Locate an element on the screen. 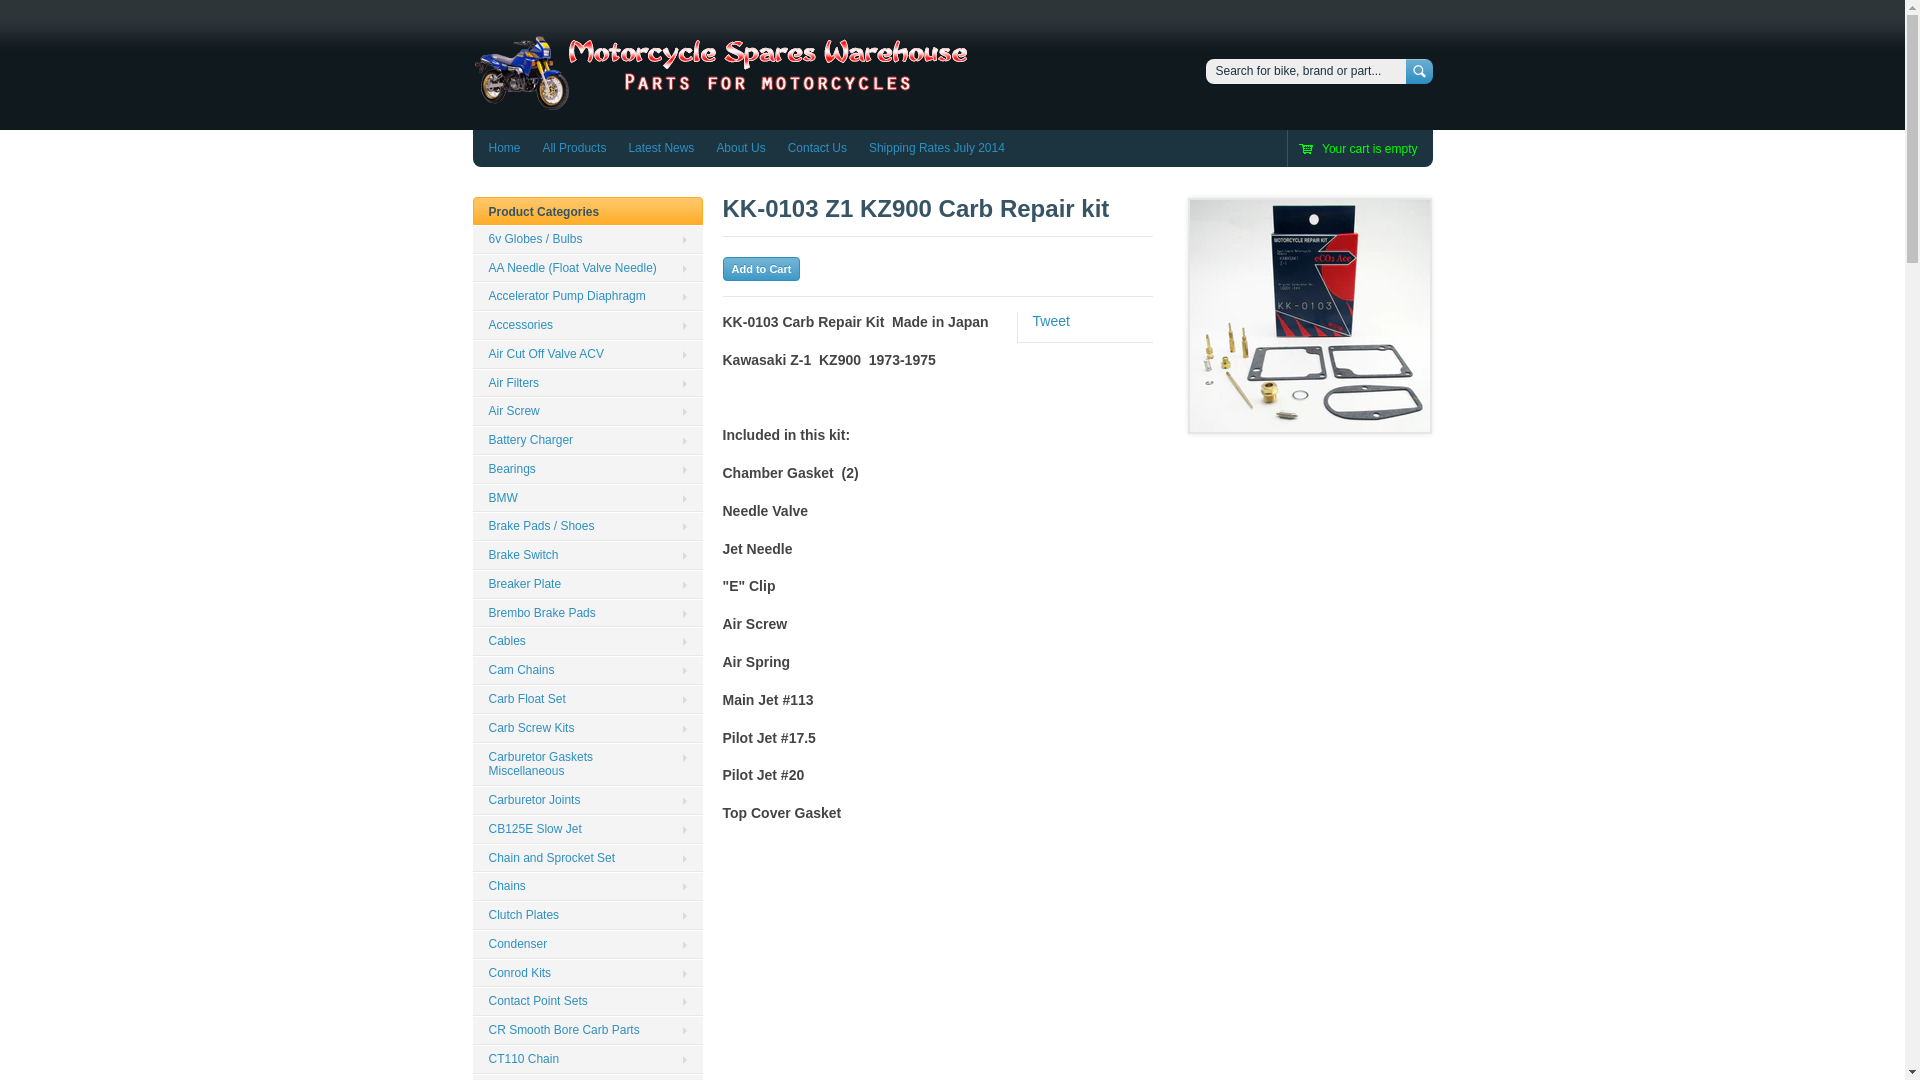 Image resolution: width=1920 pixels, height=1080 pixels. 'Carburetor Gaskets Miscellaneous' is located at coordinates (585, 764).